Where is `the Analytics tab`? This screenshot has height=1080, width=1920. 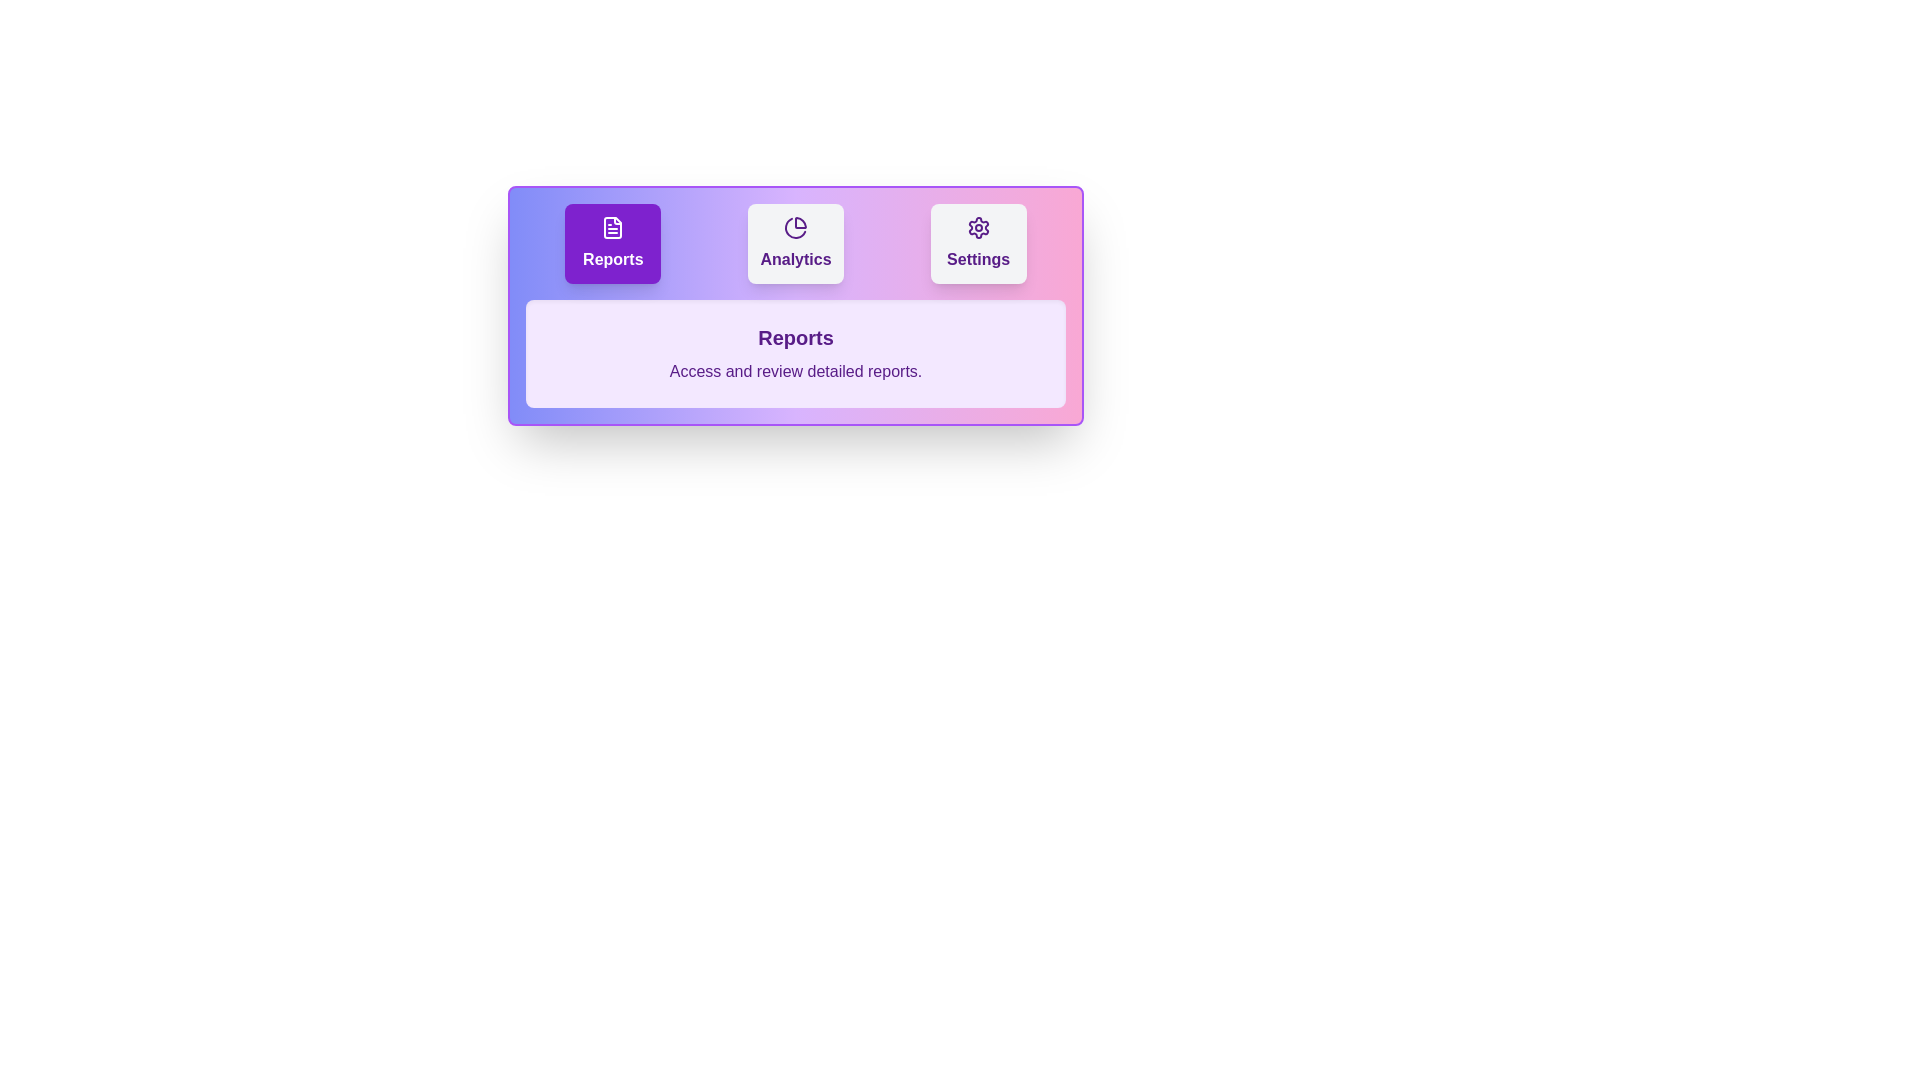 the Analytics tab is located at coordinates (795, 242).